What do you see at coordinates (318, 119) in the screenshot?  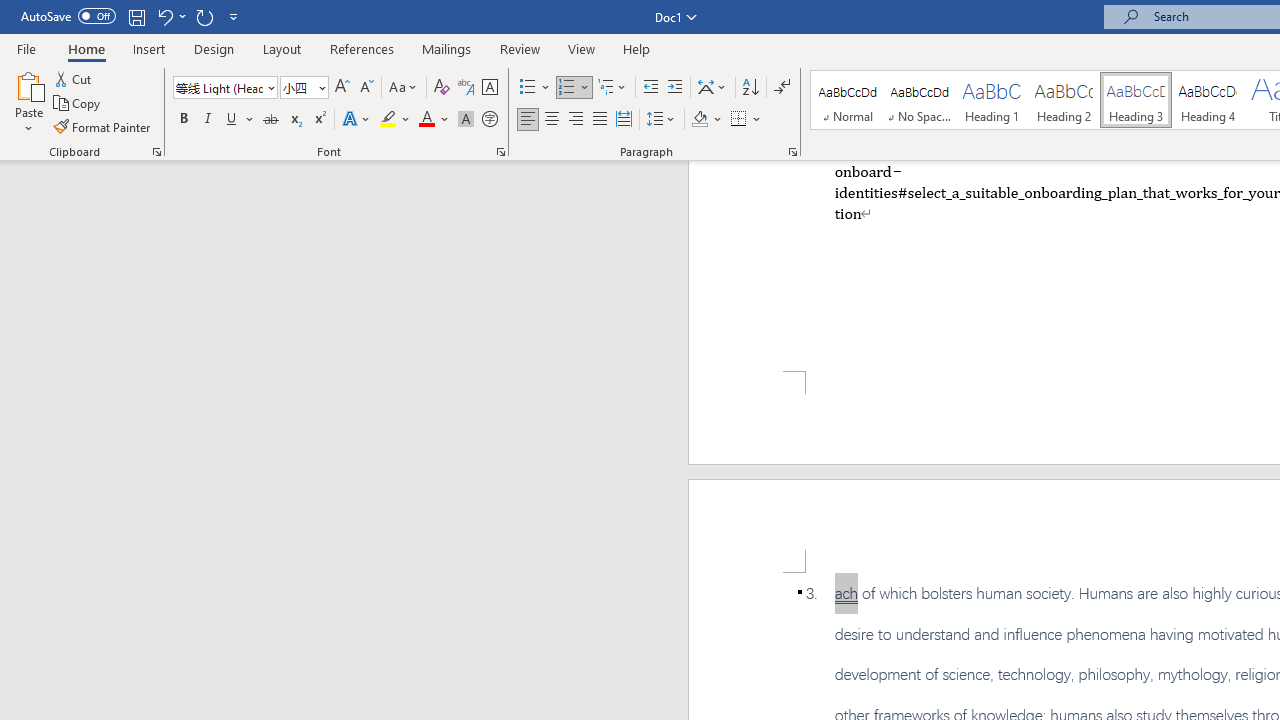 I see `'Superscript'` at bounding box center [318, 119].